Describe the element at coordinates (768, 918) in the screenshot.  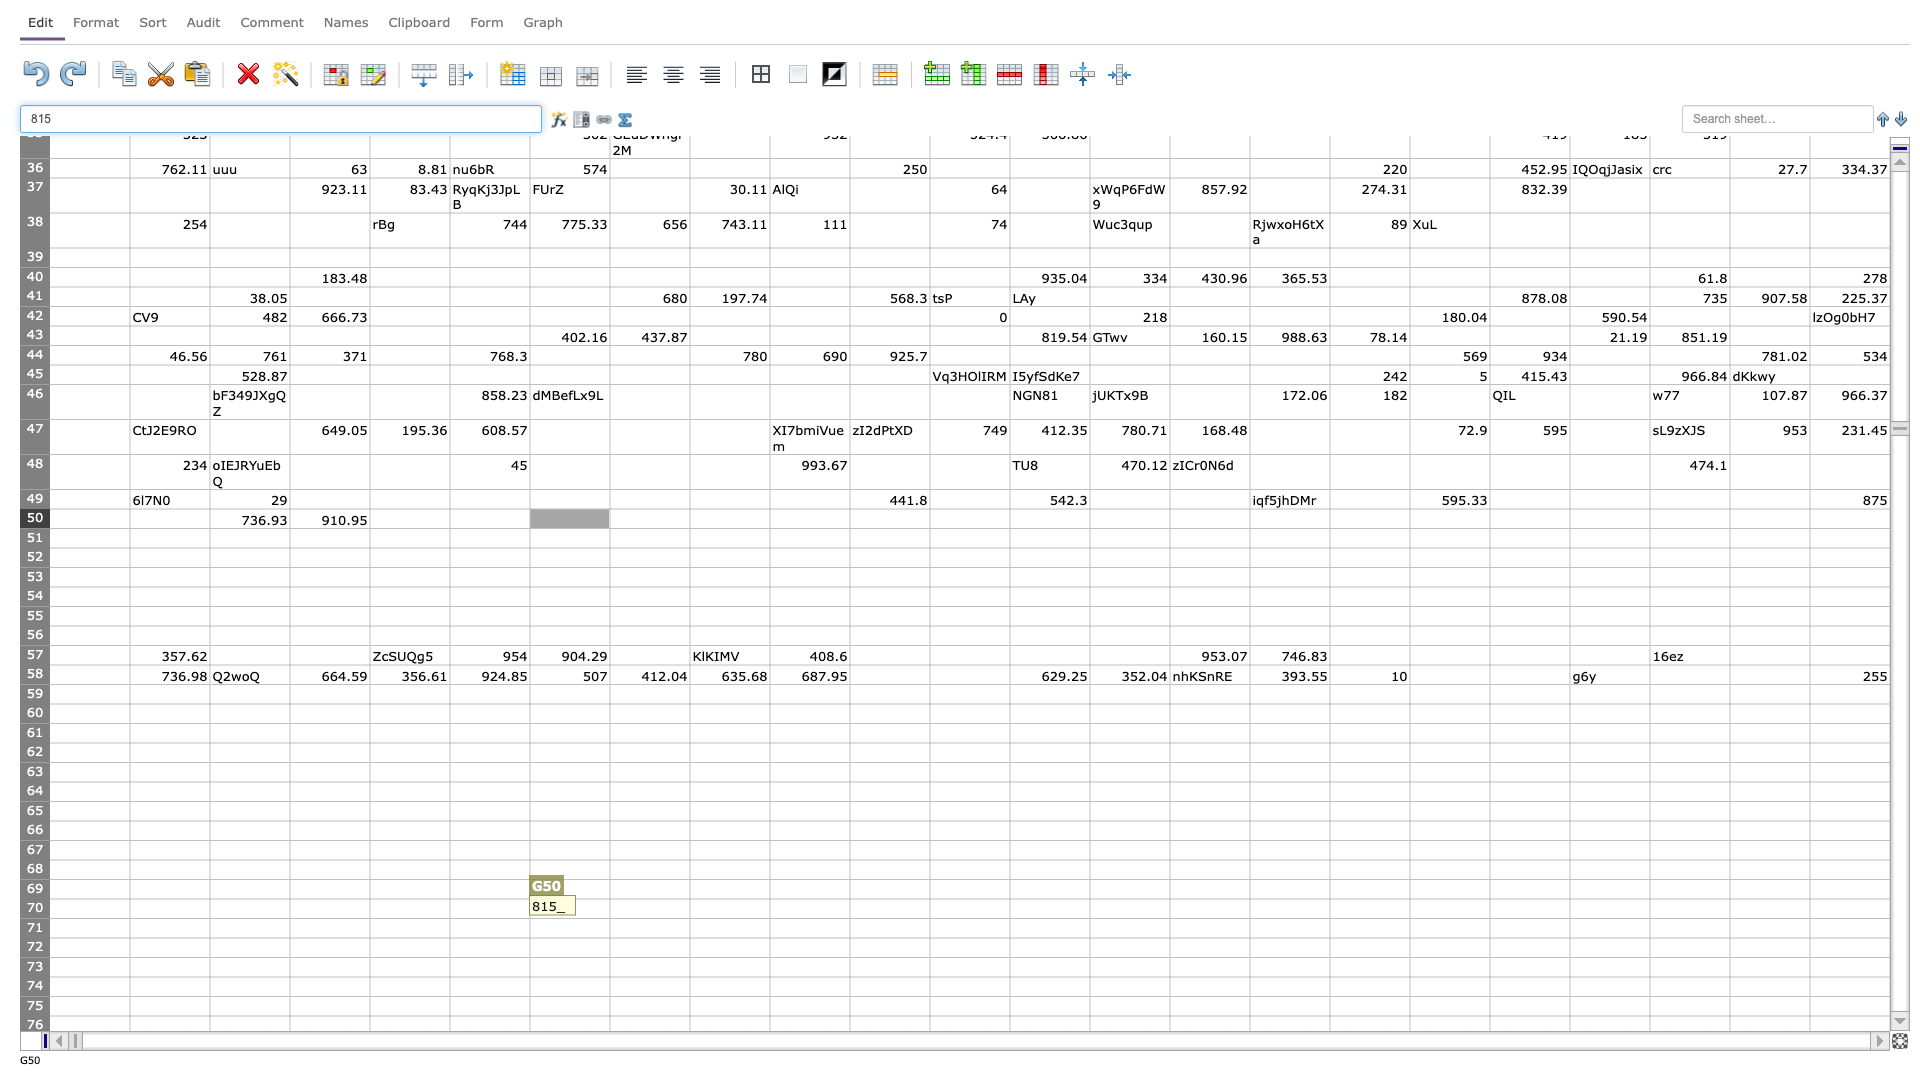
I see `Auto-fill point of cell I70` at that location.